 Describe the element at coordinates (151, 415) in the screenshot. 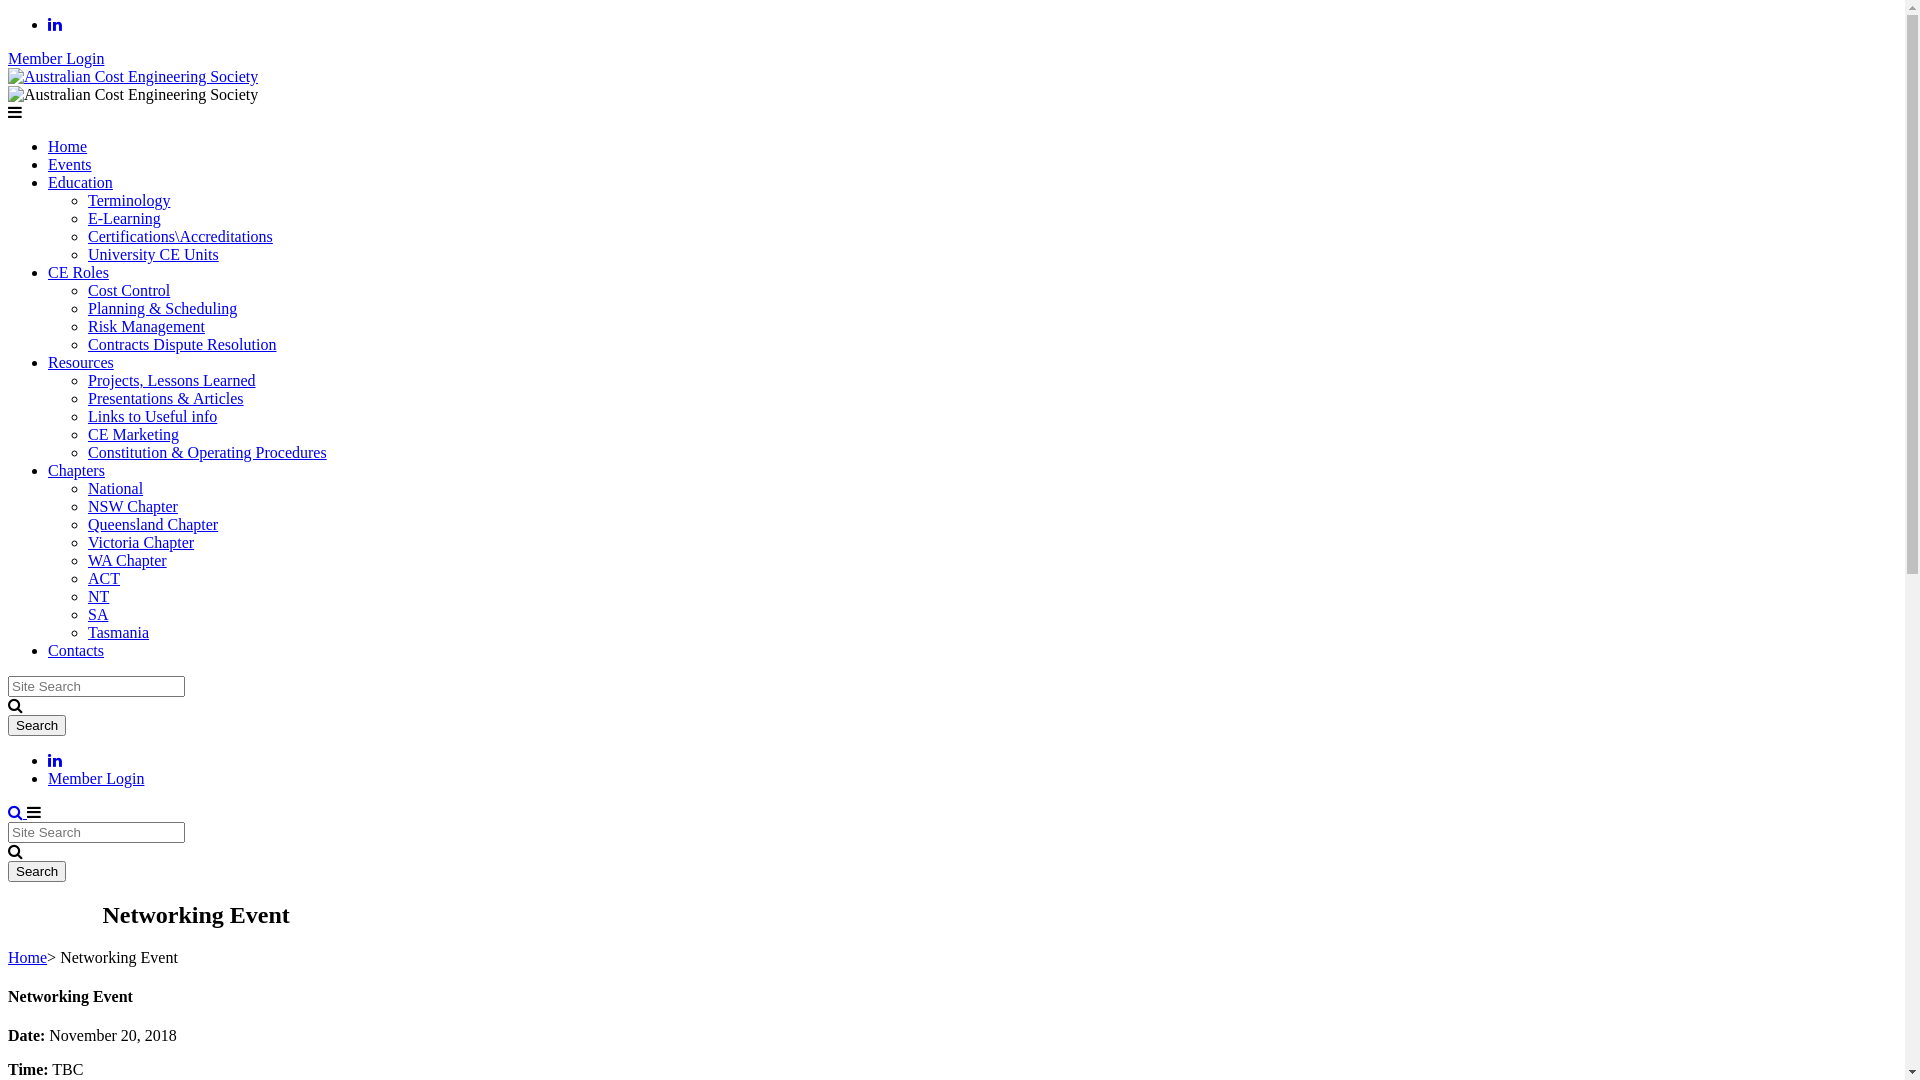

I see `'Links to Useful info'` at that location.